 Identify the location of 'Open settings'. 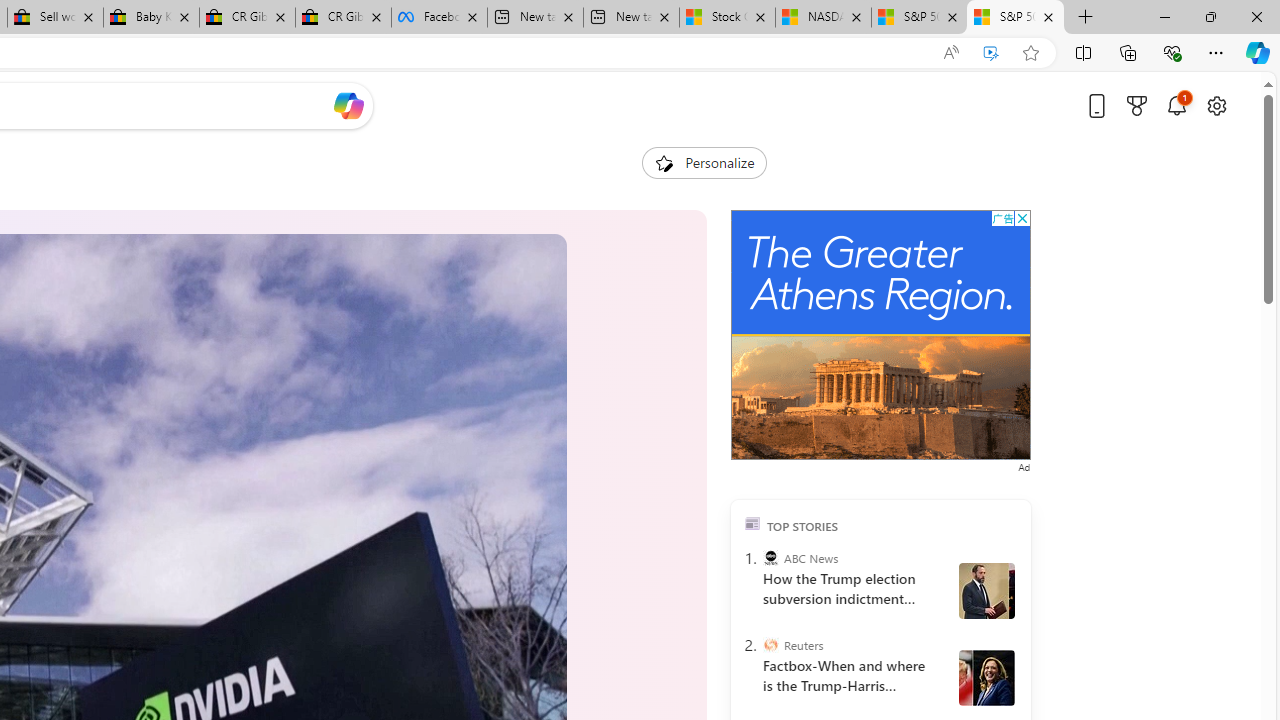
(1215, 105).